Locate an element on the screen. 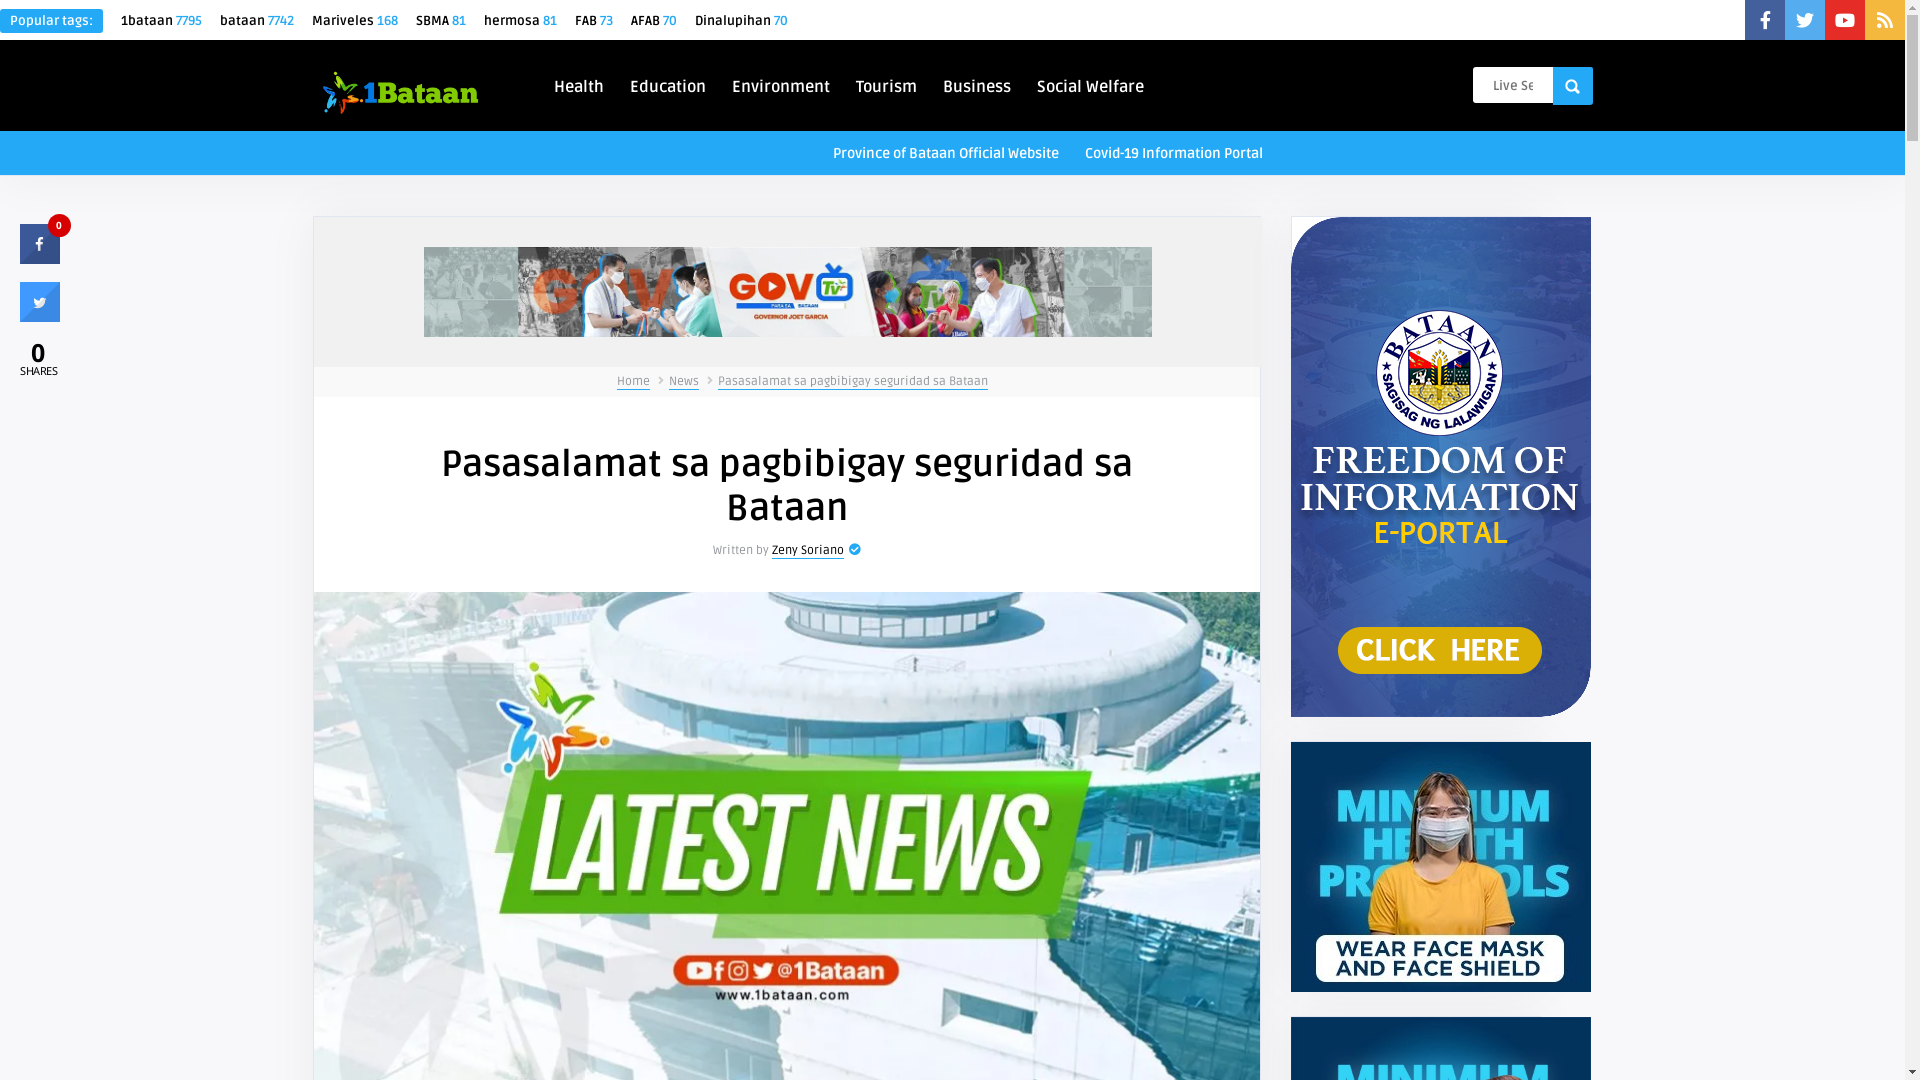 Image resolution: width=1920 pixels, height=1080 pixels. 'Social Welfare' is located at coordinates (1028, 83).